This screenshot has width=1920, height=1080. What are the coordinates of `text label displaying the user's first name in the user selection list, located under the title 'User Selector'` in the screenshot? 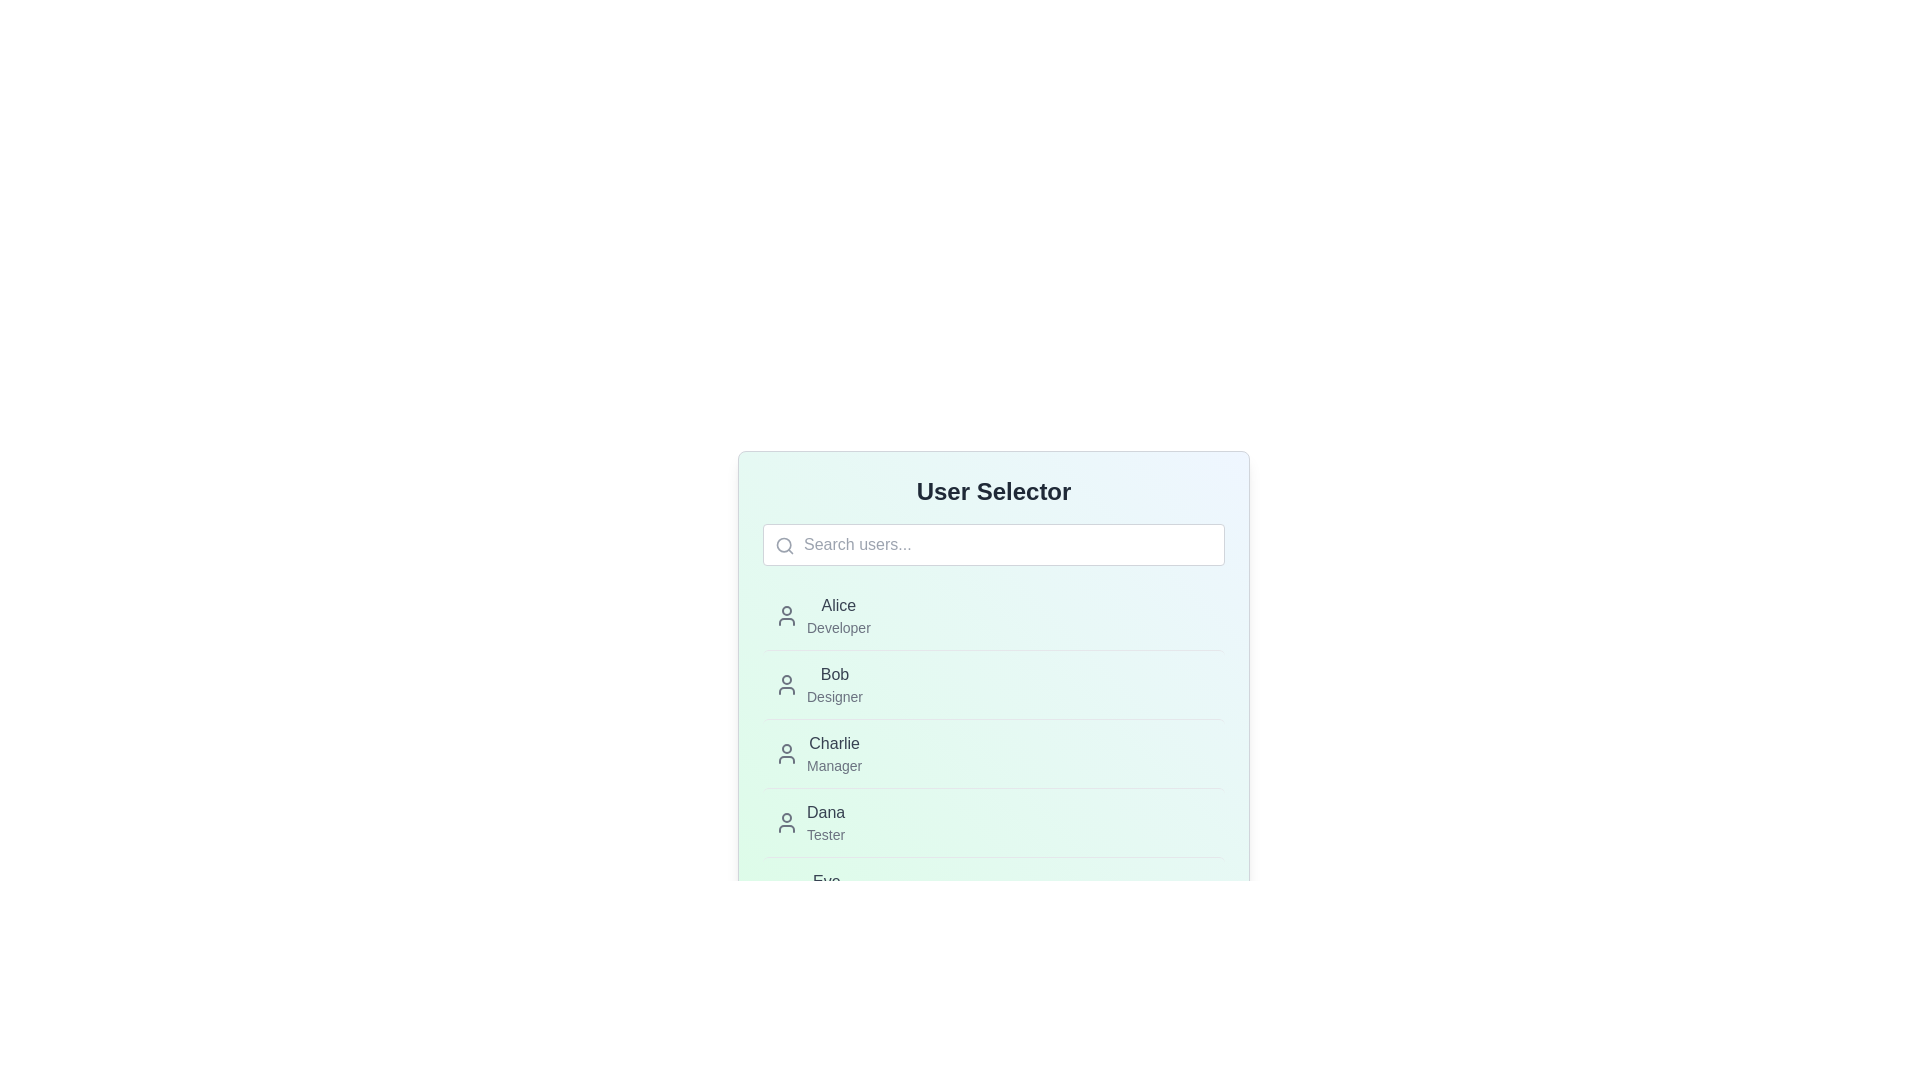 It's located at (826, 813).